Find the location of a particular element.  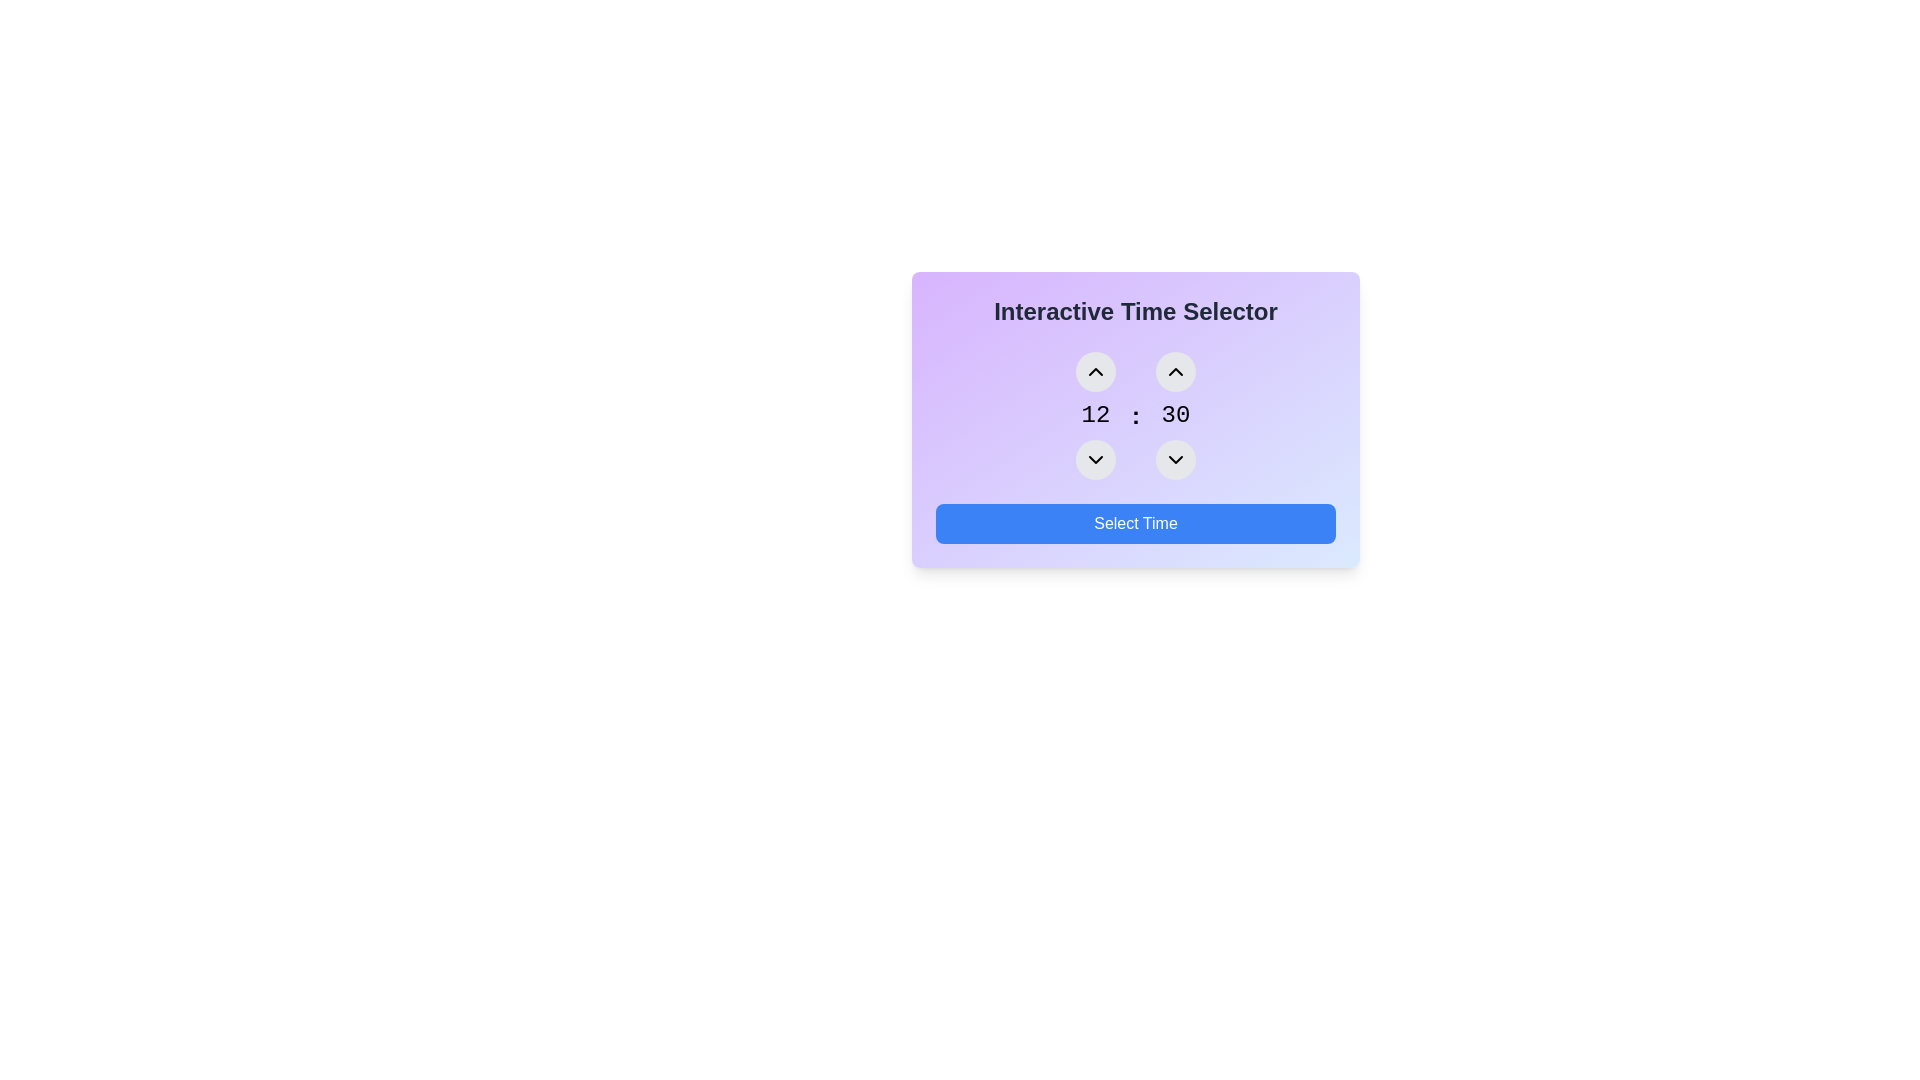

the downward-pointing chevron icon, which is styled with a thin, rounded border and located at the center bottom area of the time selector interface, to trigger possible visual feedback is located at coordinates (1094, 459).